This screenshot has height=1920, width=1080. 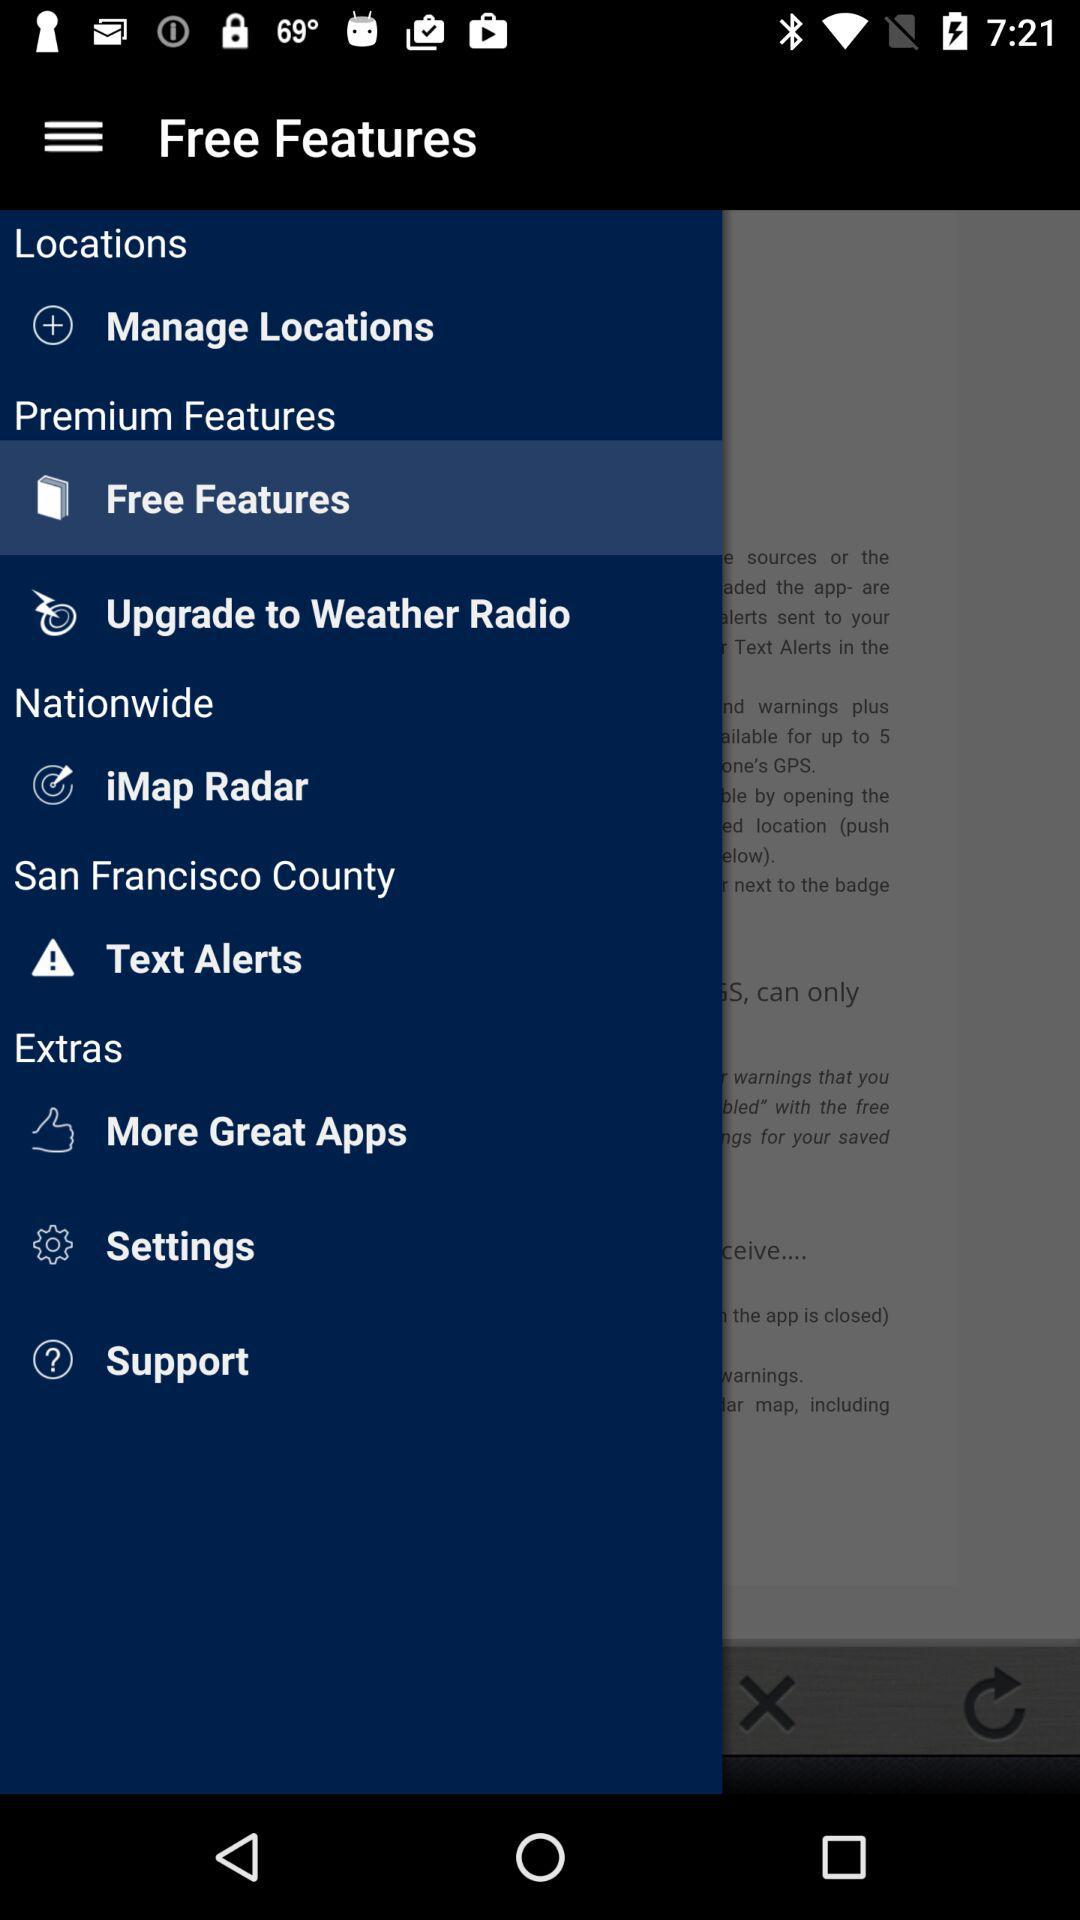 I want to click on document, so click(x=766, y=1702).